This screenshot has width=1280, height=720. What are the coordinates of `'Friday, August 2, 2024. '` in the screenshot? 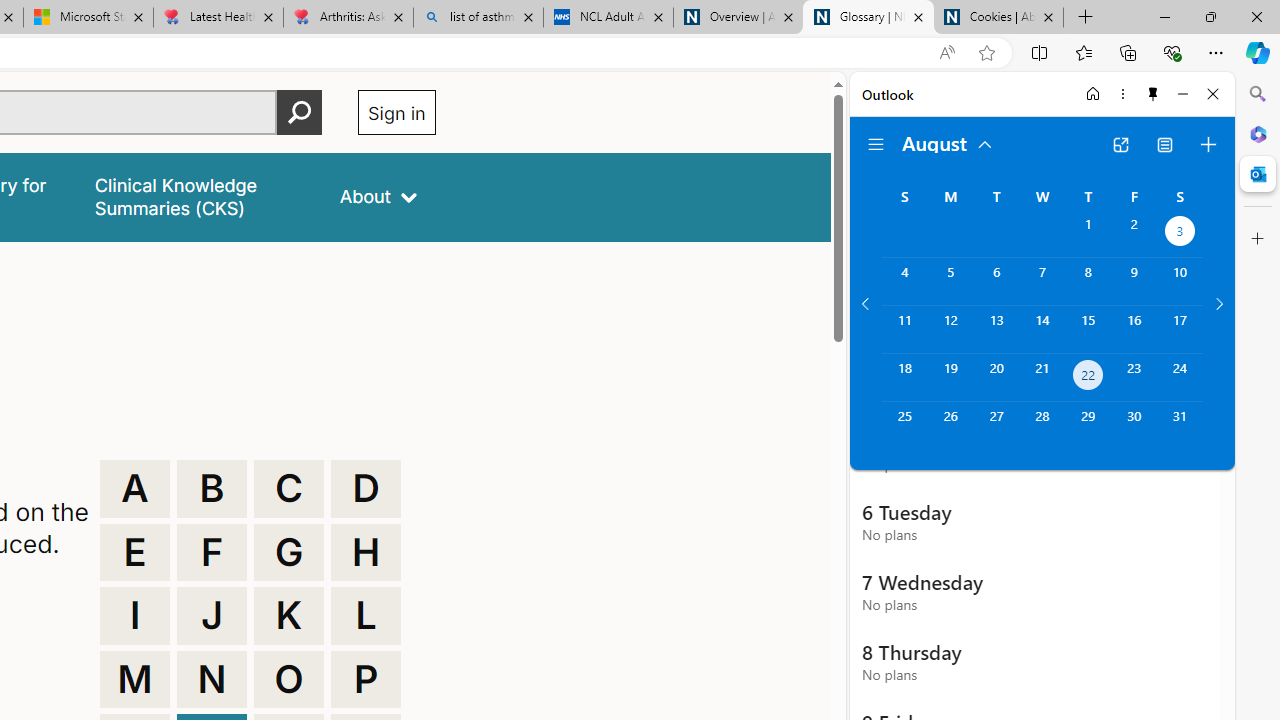 It's located at (1134, 232).